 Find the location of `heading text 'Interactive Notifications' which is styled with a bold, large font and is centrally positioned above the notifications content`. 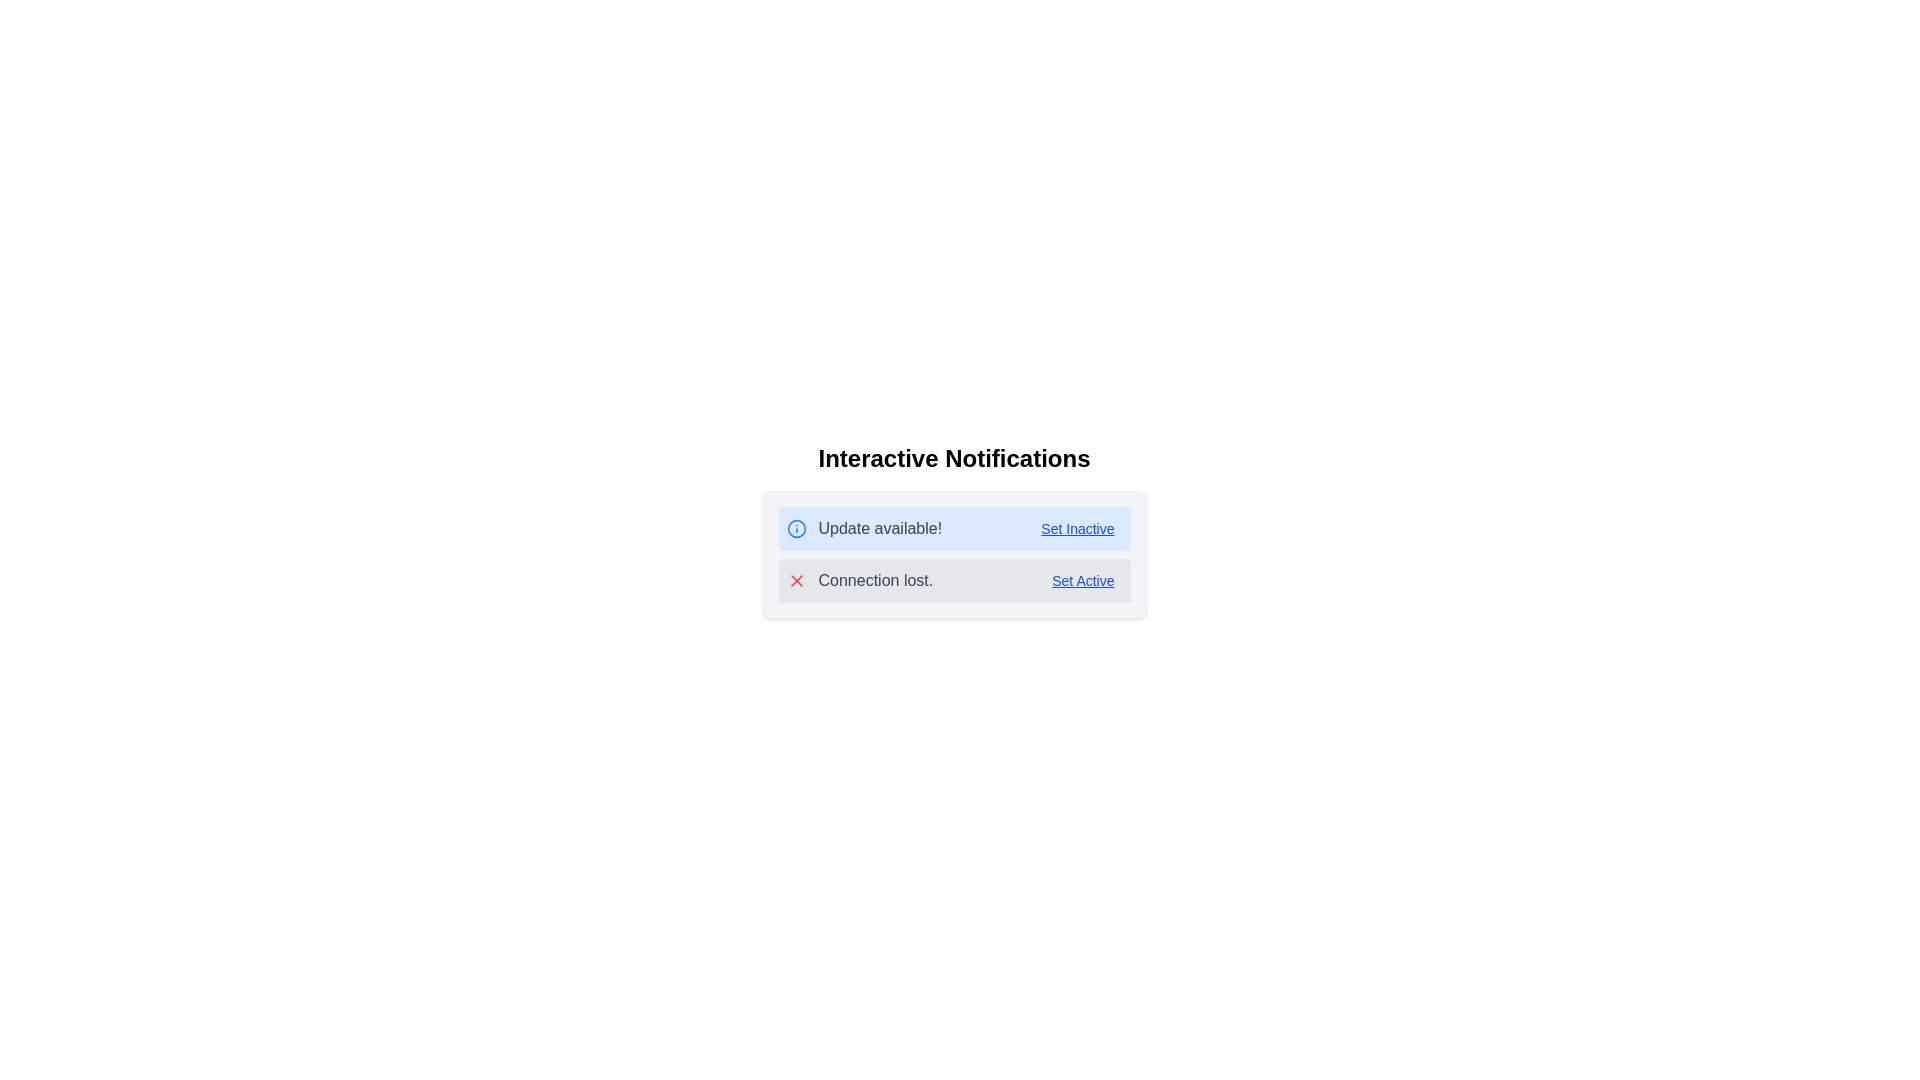

heading text 'Interactive Notifications' which is styled with a bold, large font and is centrally positioned above the notifications content is located at coordinates (953, 459).